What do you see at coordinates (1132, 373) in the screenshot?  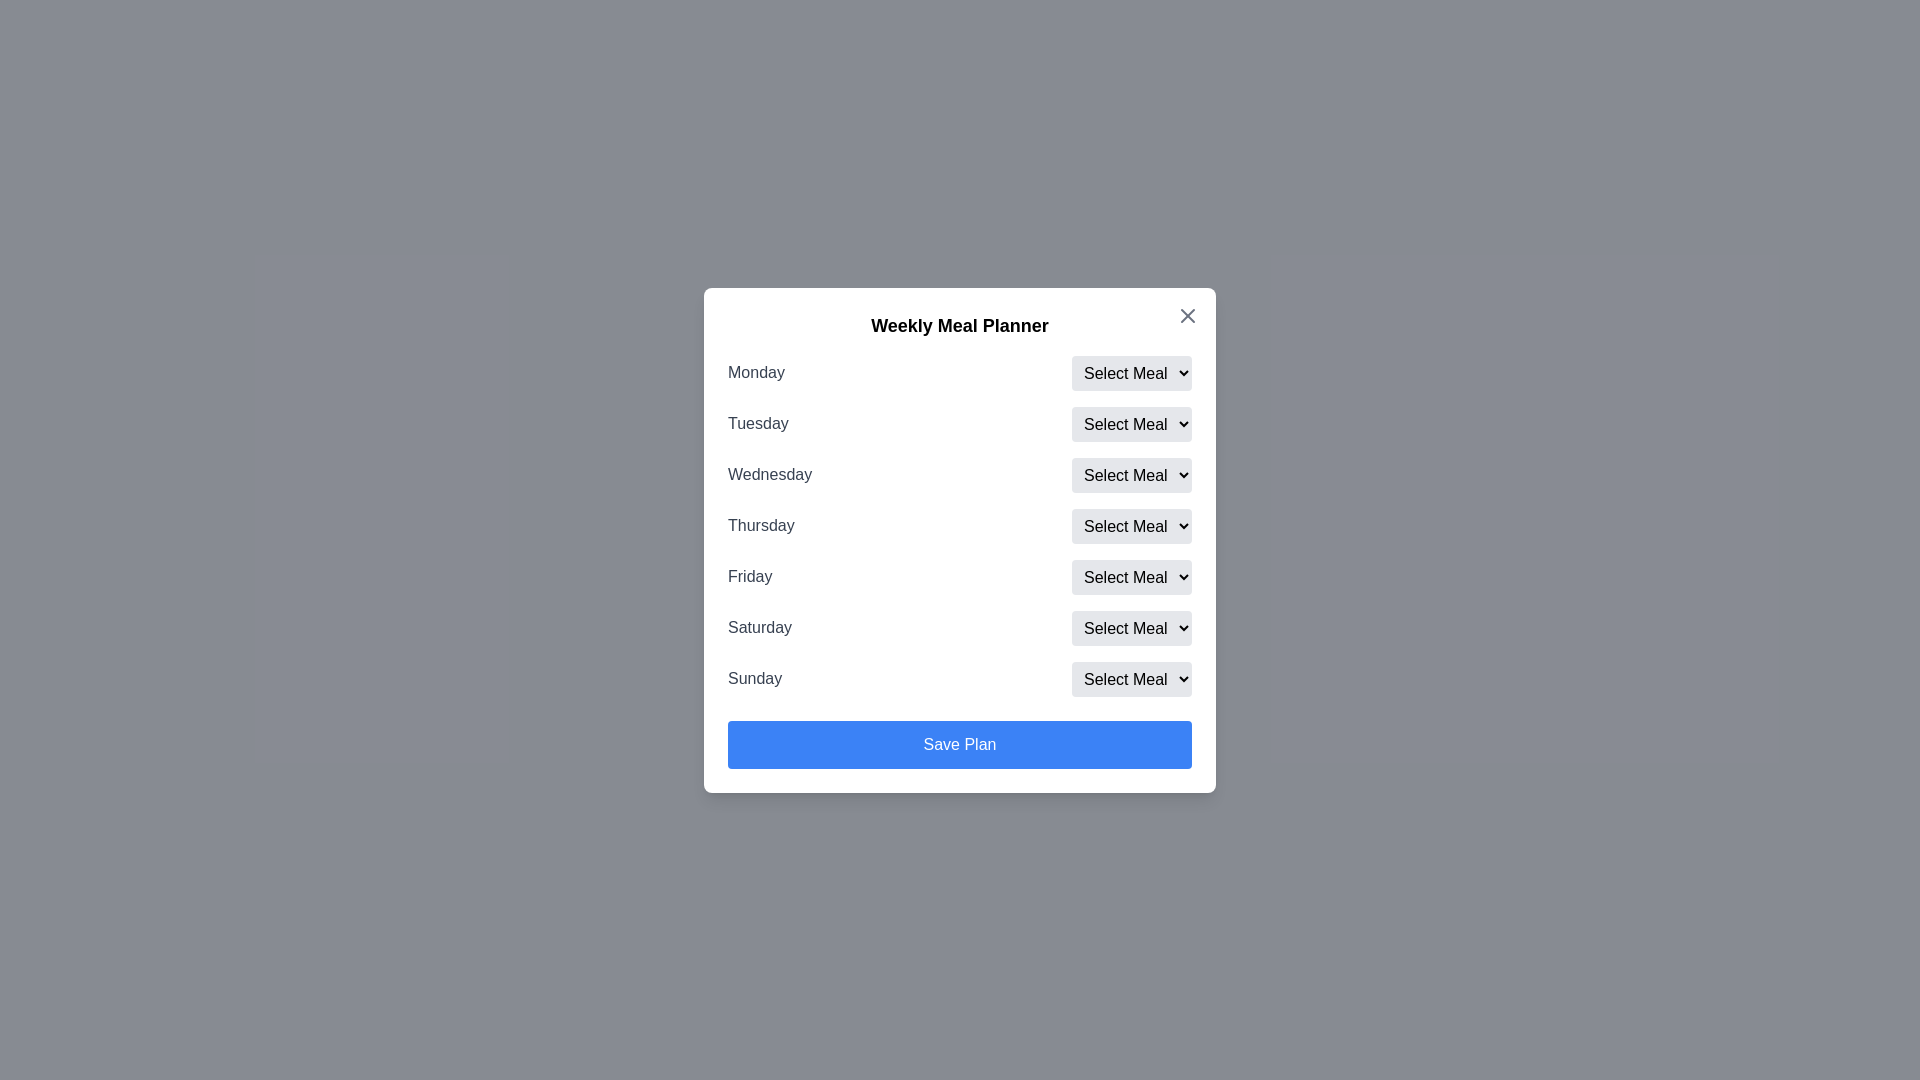 I see `the dropdown menu for a specific day to view the current meal selection` at bounding box center [1132, 373].